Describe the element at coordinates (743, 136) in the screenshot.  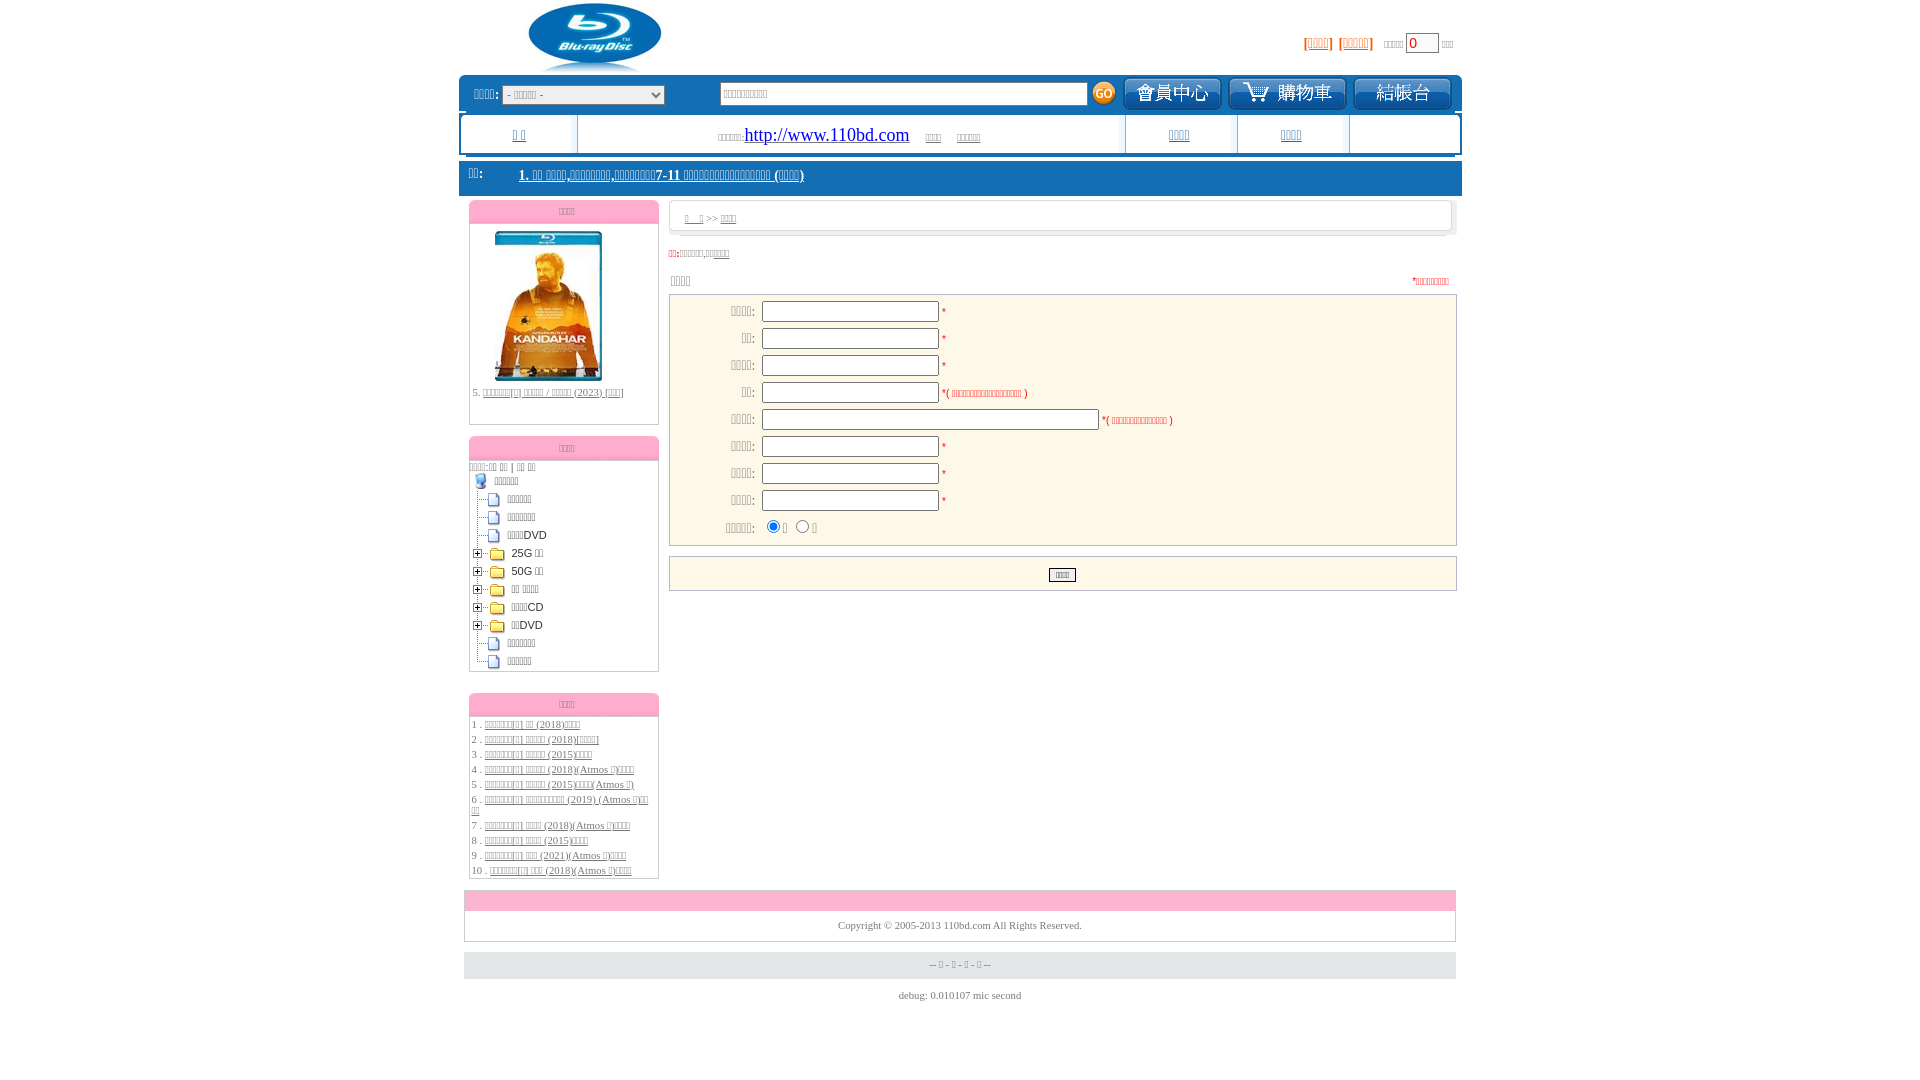
I see `'http://www.110bd.com'` at that location.